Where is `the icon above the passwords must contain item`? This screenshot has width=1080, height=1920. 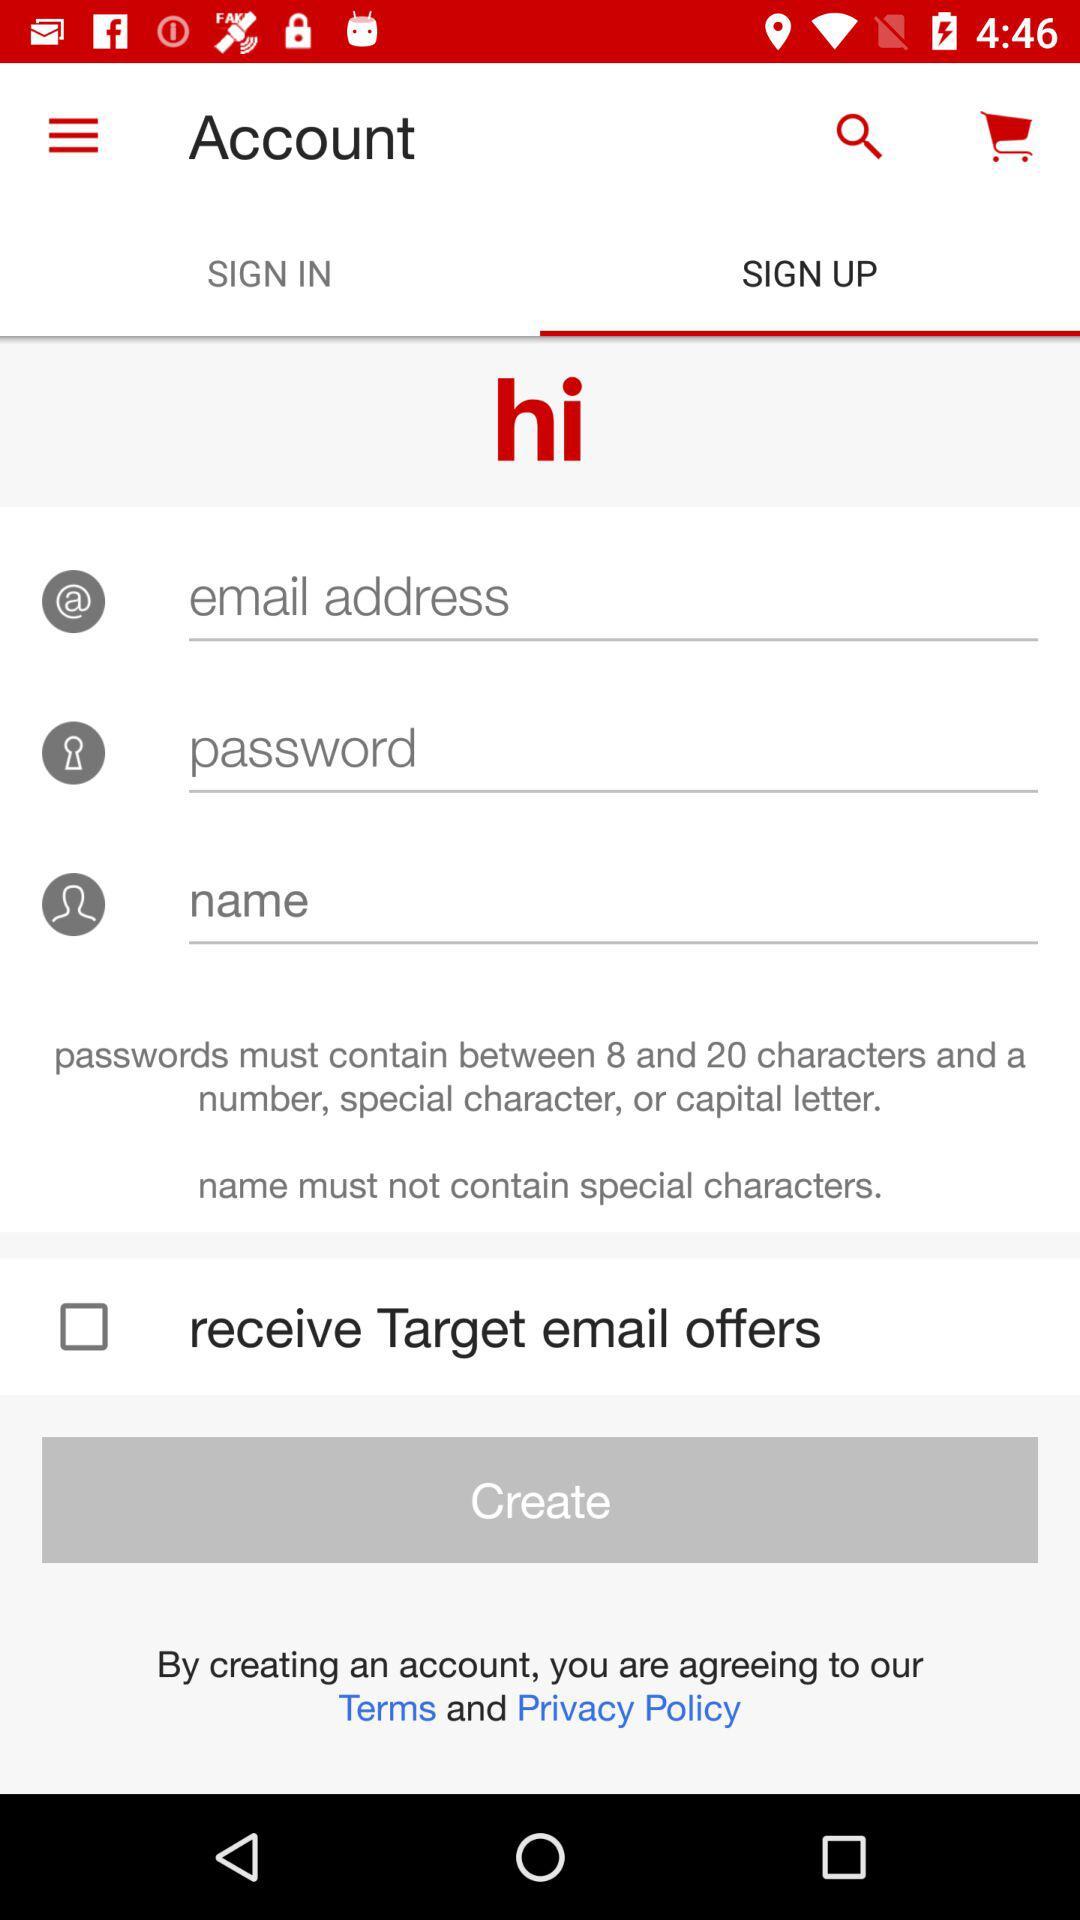
the icon above the passwords must contain item is located at coordinates (612, 897).